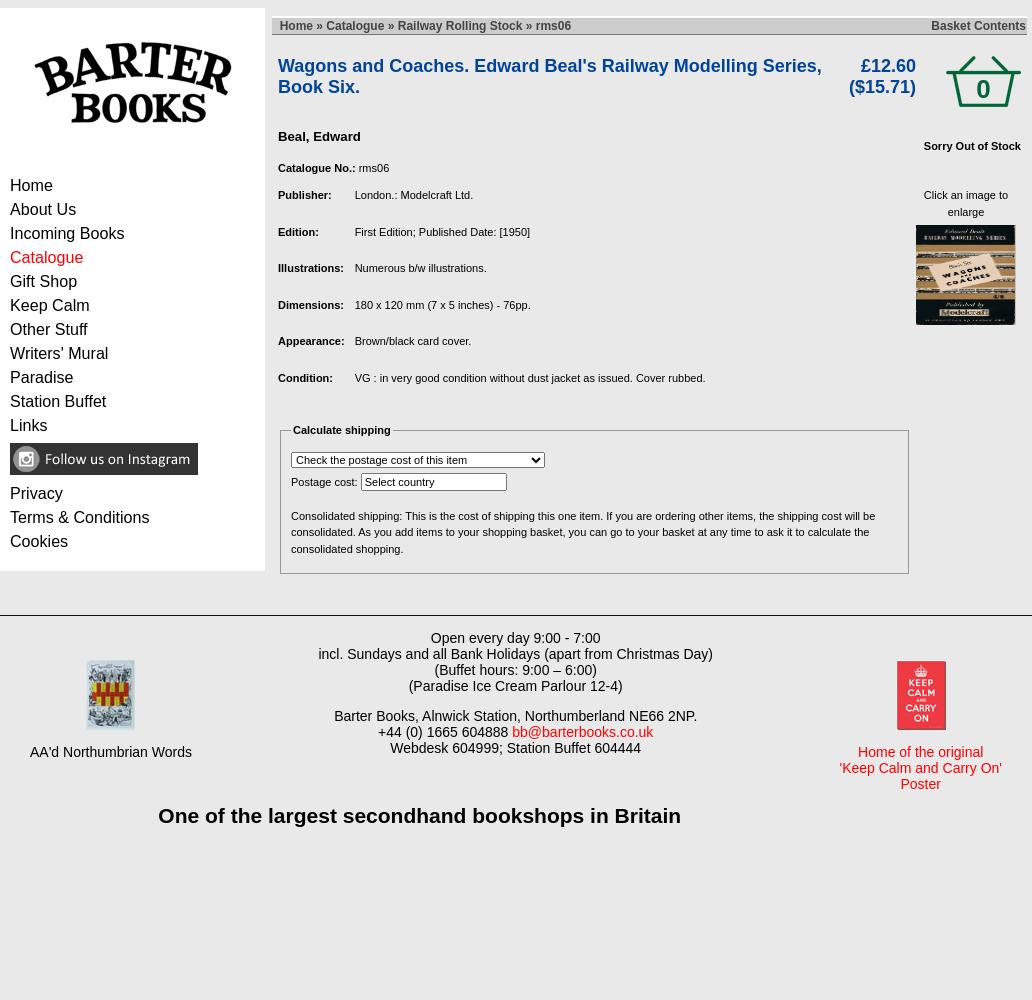  I want to click on 'incl. Sundays and all Bank Holidays (apart from Christmas Day)', so click(513, 654).